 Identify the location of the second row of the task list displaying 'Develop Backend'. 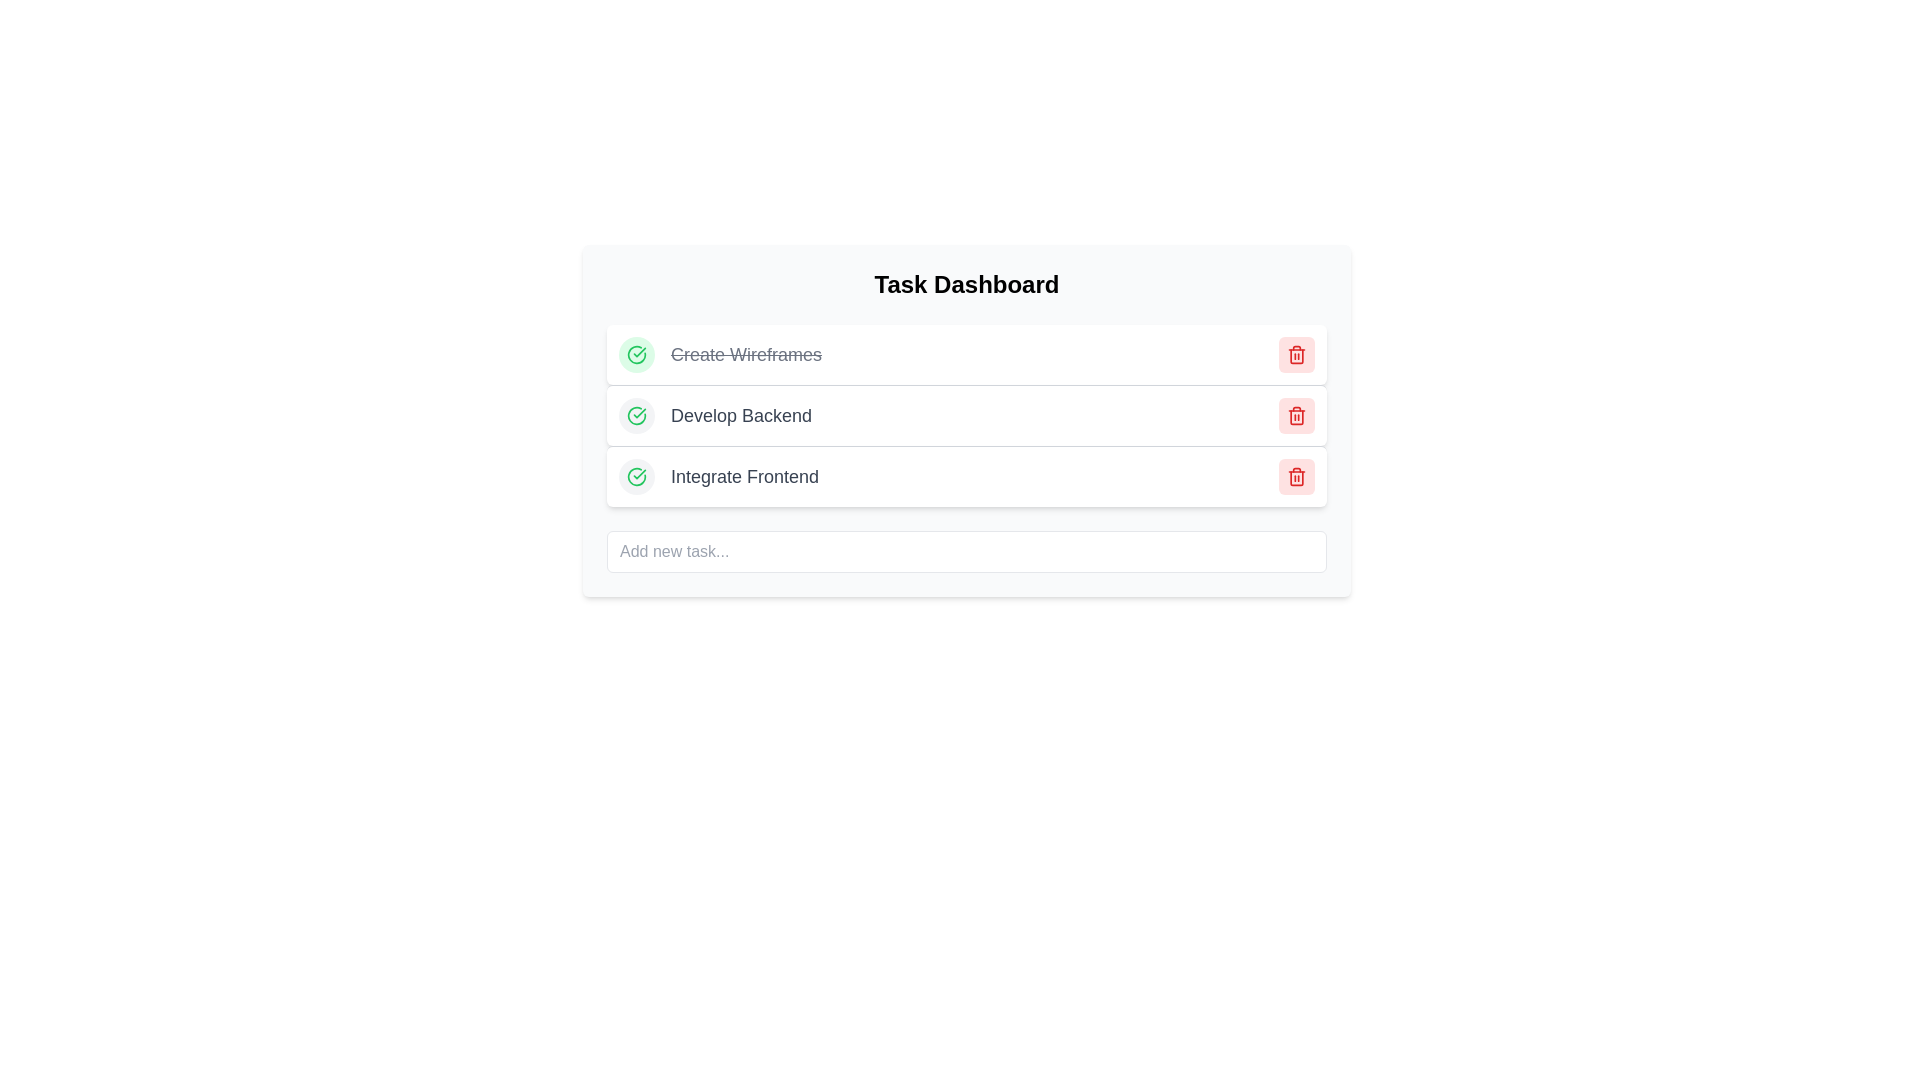
(966, 415).